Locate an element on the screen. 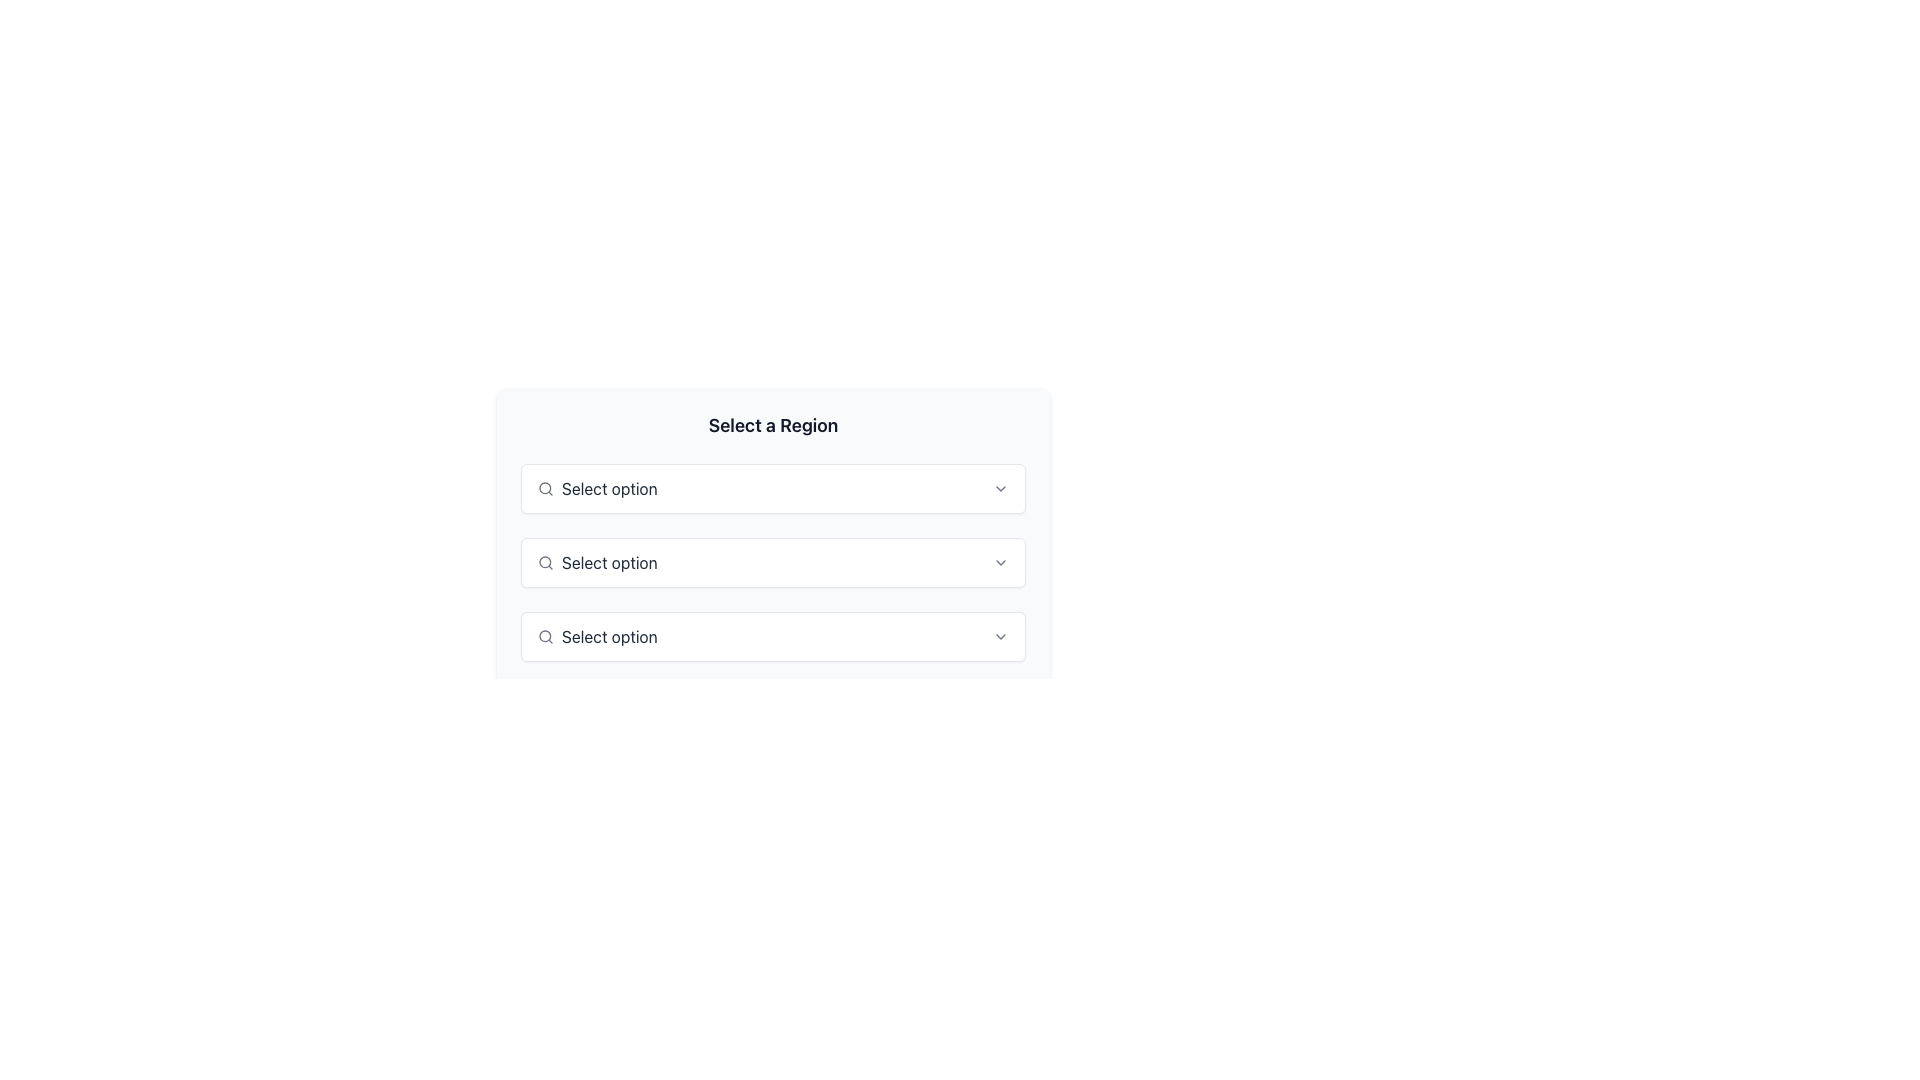 This screenshot has height=1080, width=1920. the magnifying glass icon, which is the leftmost icon in the selection field labeled 'Select option' is located at coordinates (546, 489).